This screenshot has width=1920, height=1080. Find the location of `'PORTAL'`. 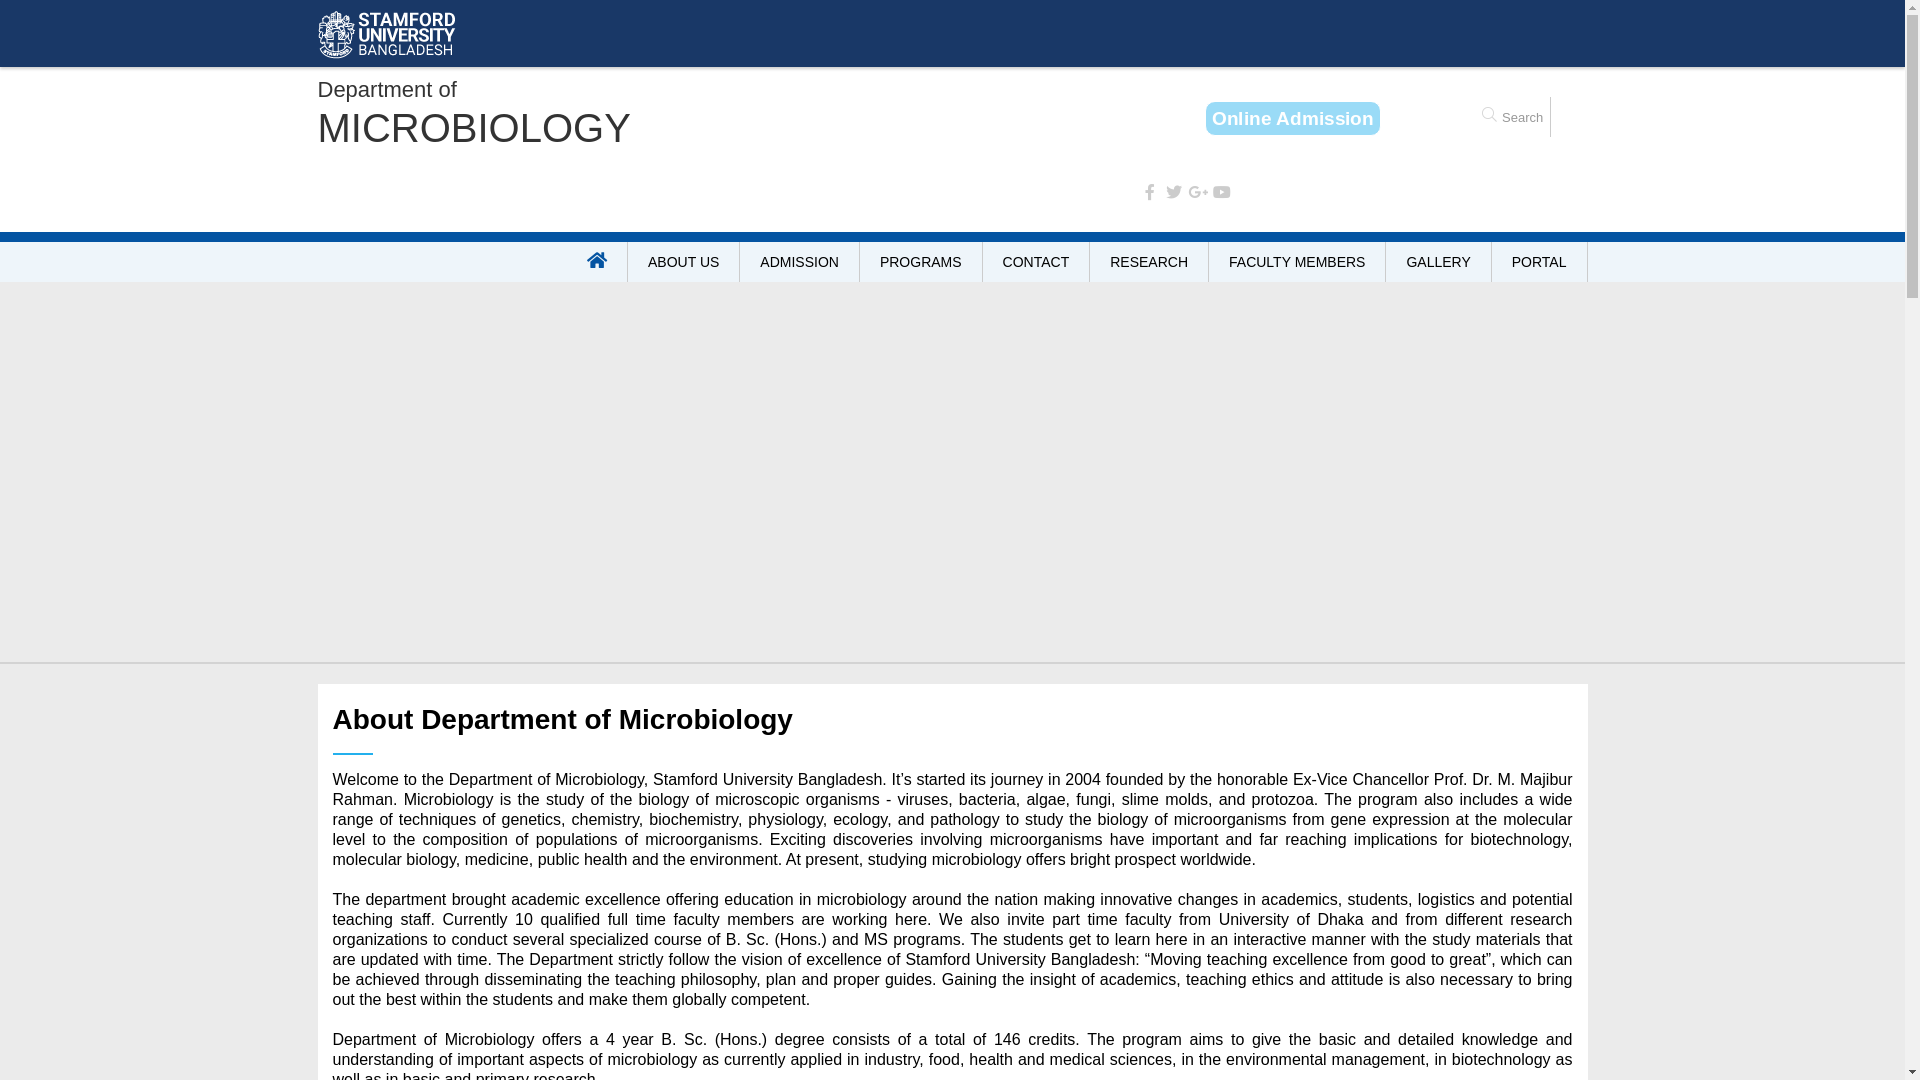

'PORTAL' is located at coordinates (1492, 261).